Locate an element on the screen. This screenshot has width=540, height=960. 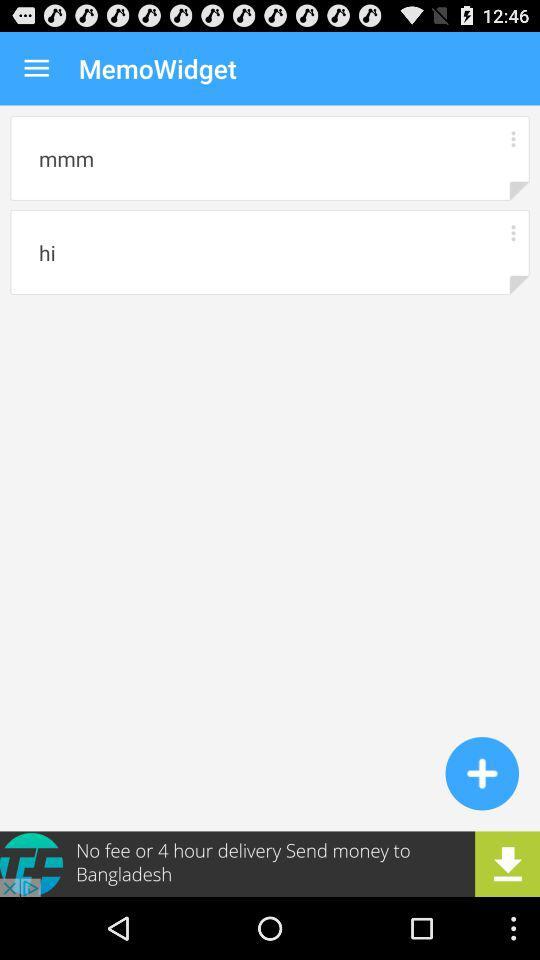
more information is located at coordinates (513, 137).